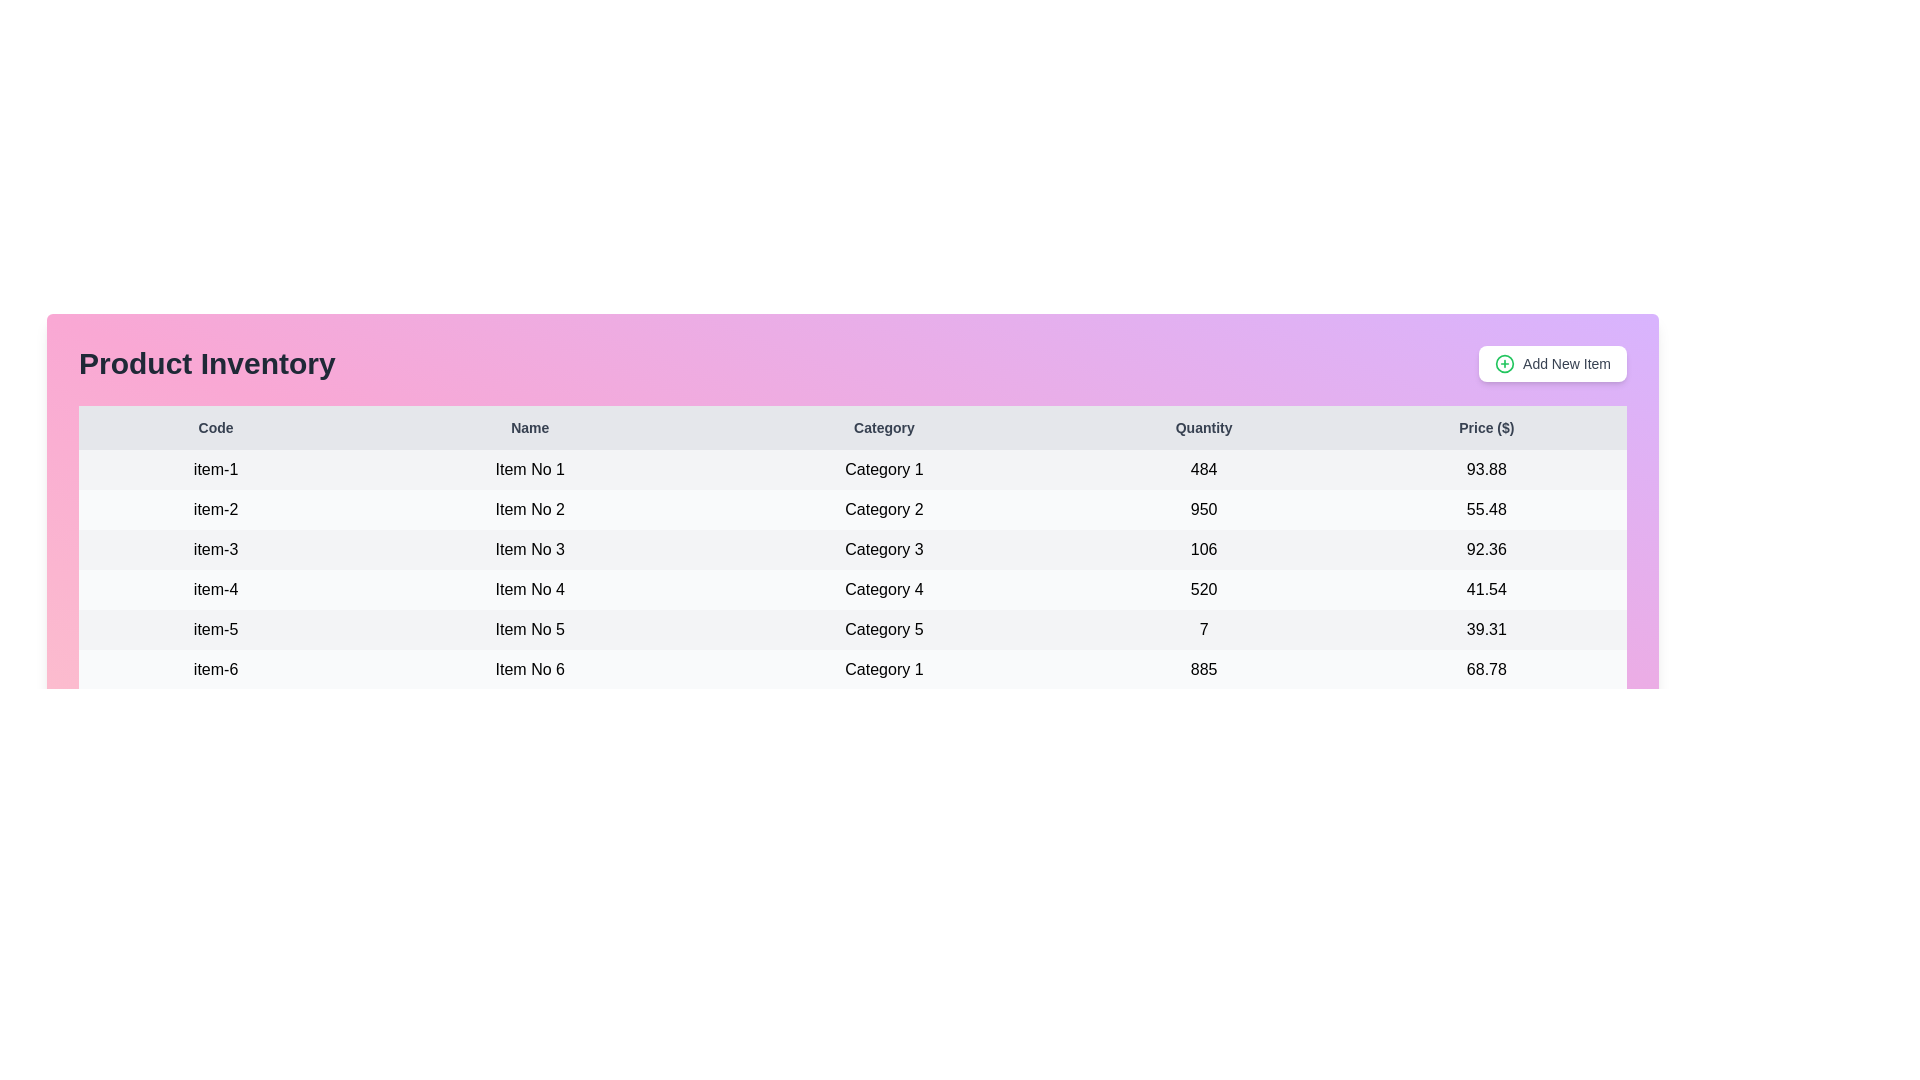  I want to click on 'Add New Item' button to initiate the addition of a new item, so click(1552, 363).